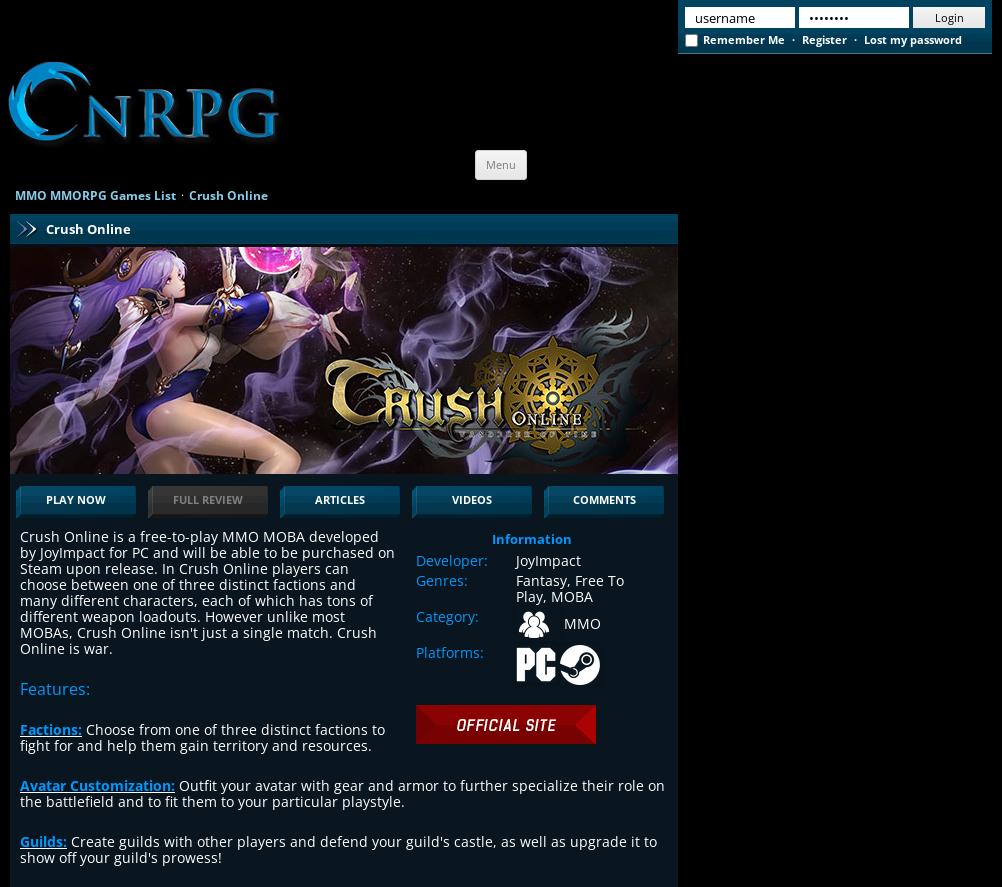 Image resolution: width=1002 pixels, height=887 pixels. I want to click on 'MMO', so click(580, 622).